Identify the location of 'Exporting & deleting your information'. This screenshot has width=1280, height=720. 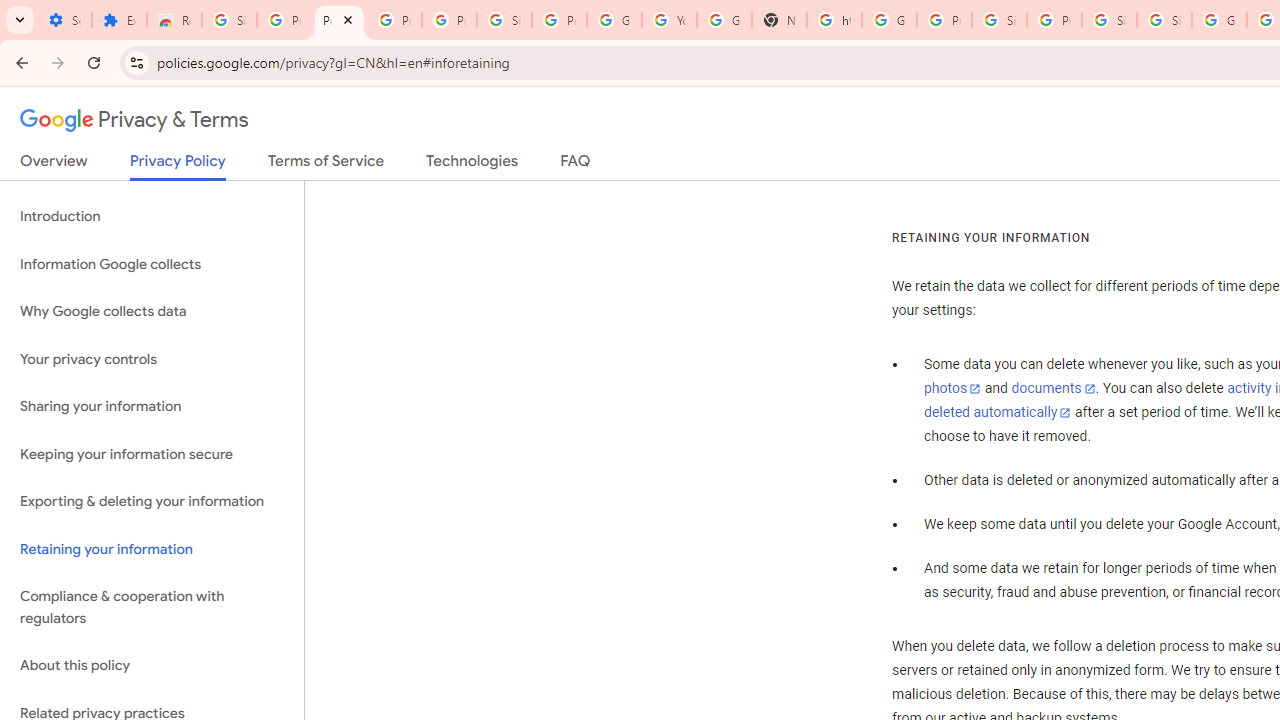
(151, 501).